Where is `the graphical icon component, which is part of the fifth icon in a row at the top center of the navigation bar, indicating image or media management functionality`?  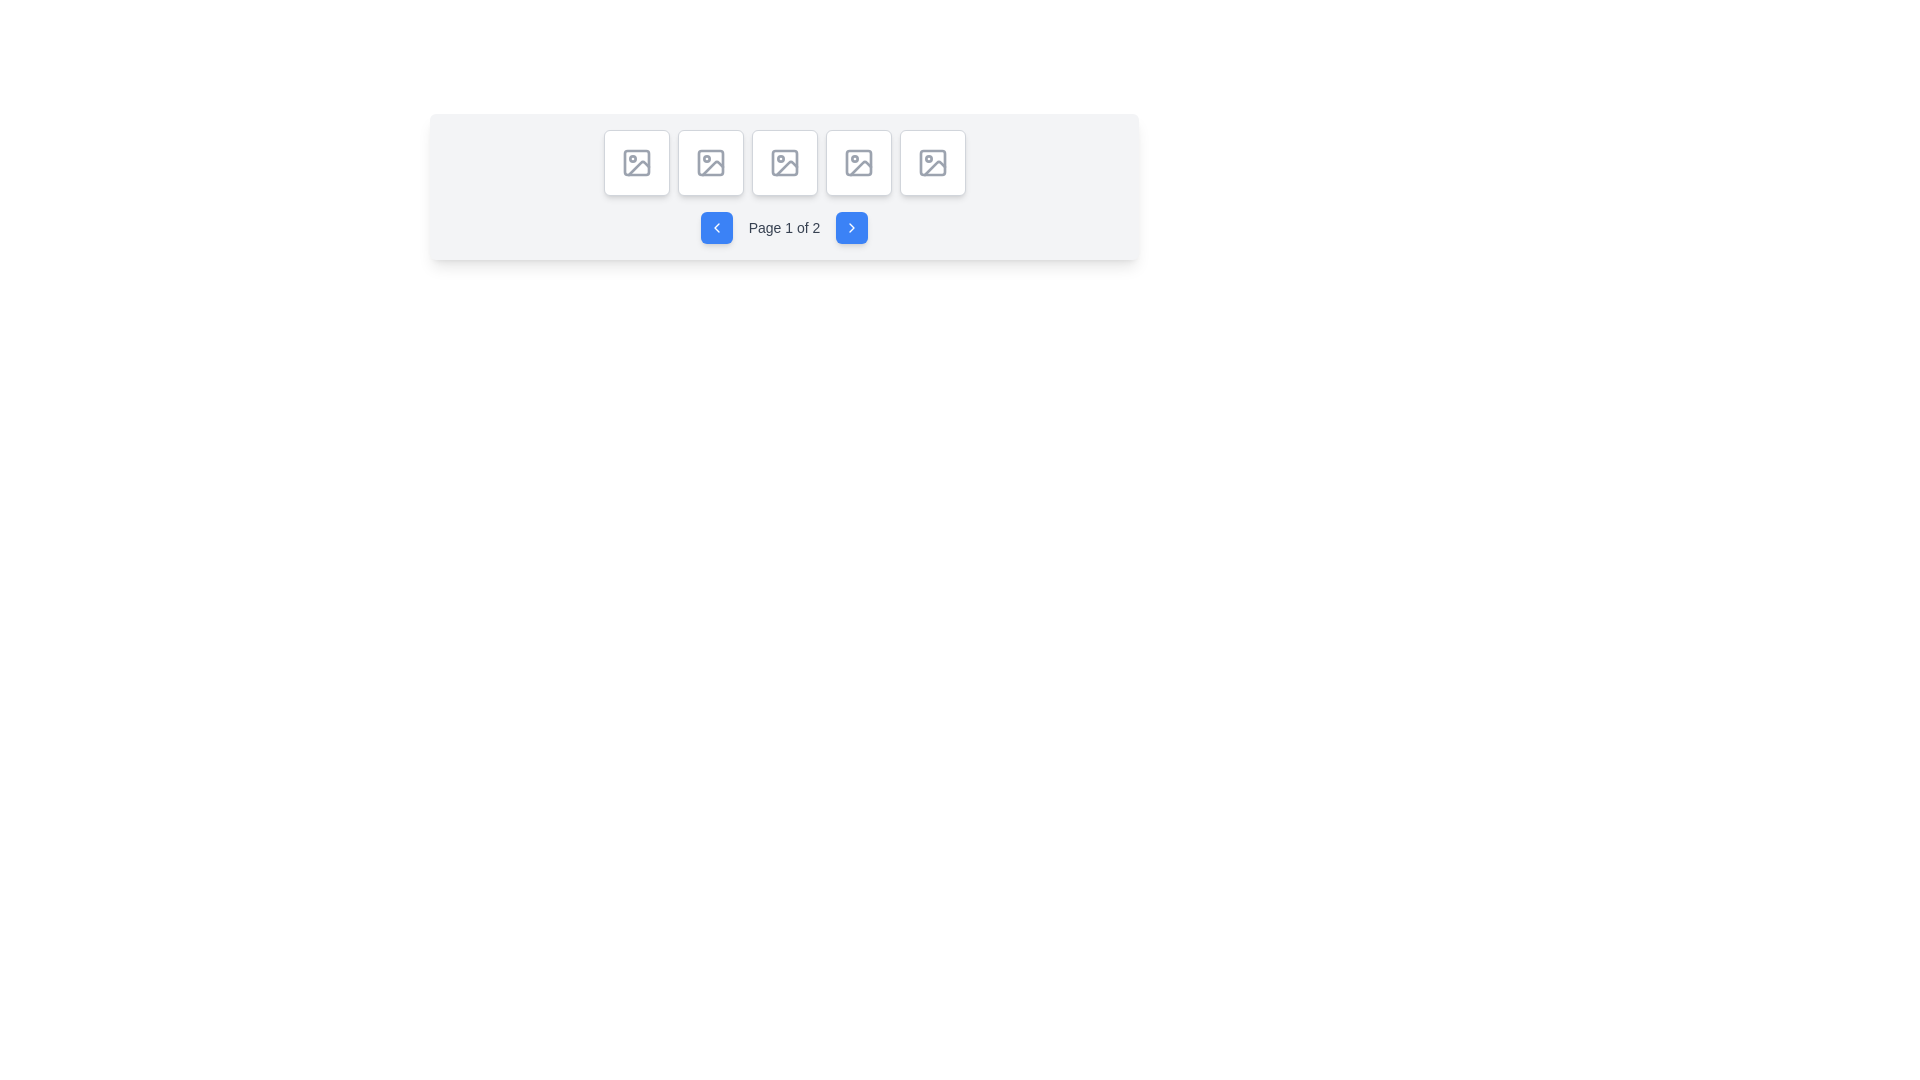 the graphical icon component, which is part of the fifth icon in a row at the top center of the navigation bar, indicating image or media management functionality is located at coordinates (933, 167).